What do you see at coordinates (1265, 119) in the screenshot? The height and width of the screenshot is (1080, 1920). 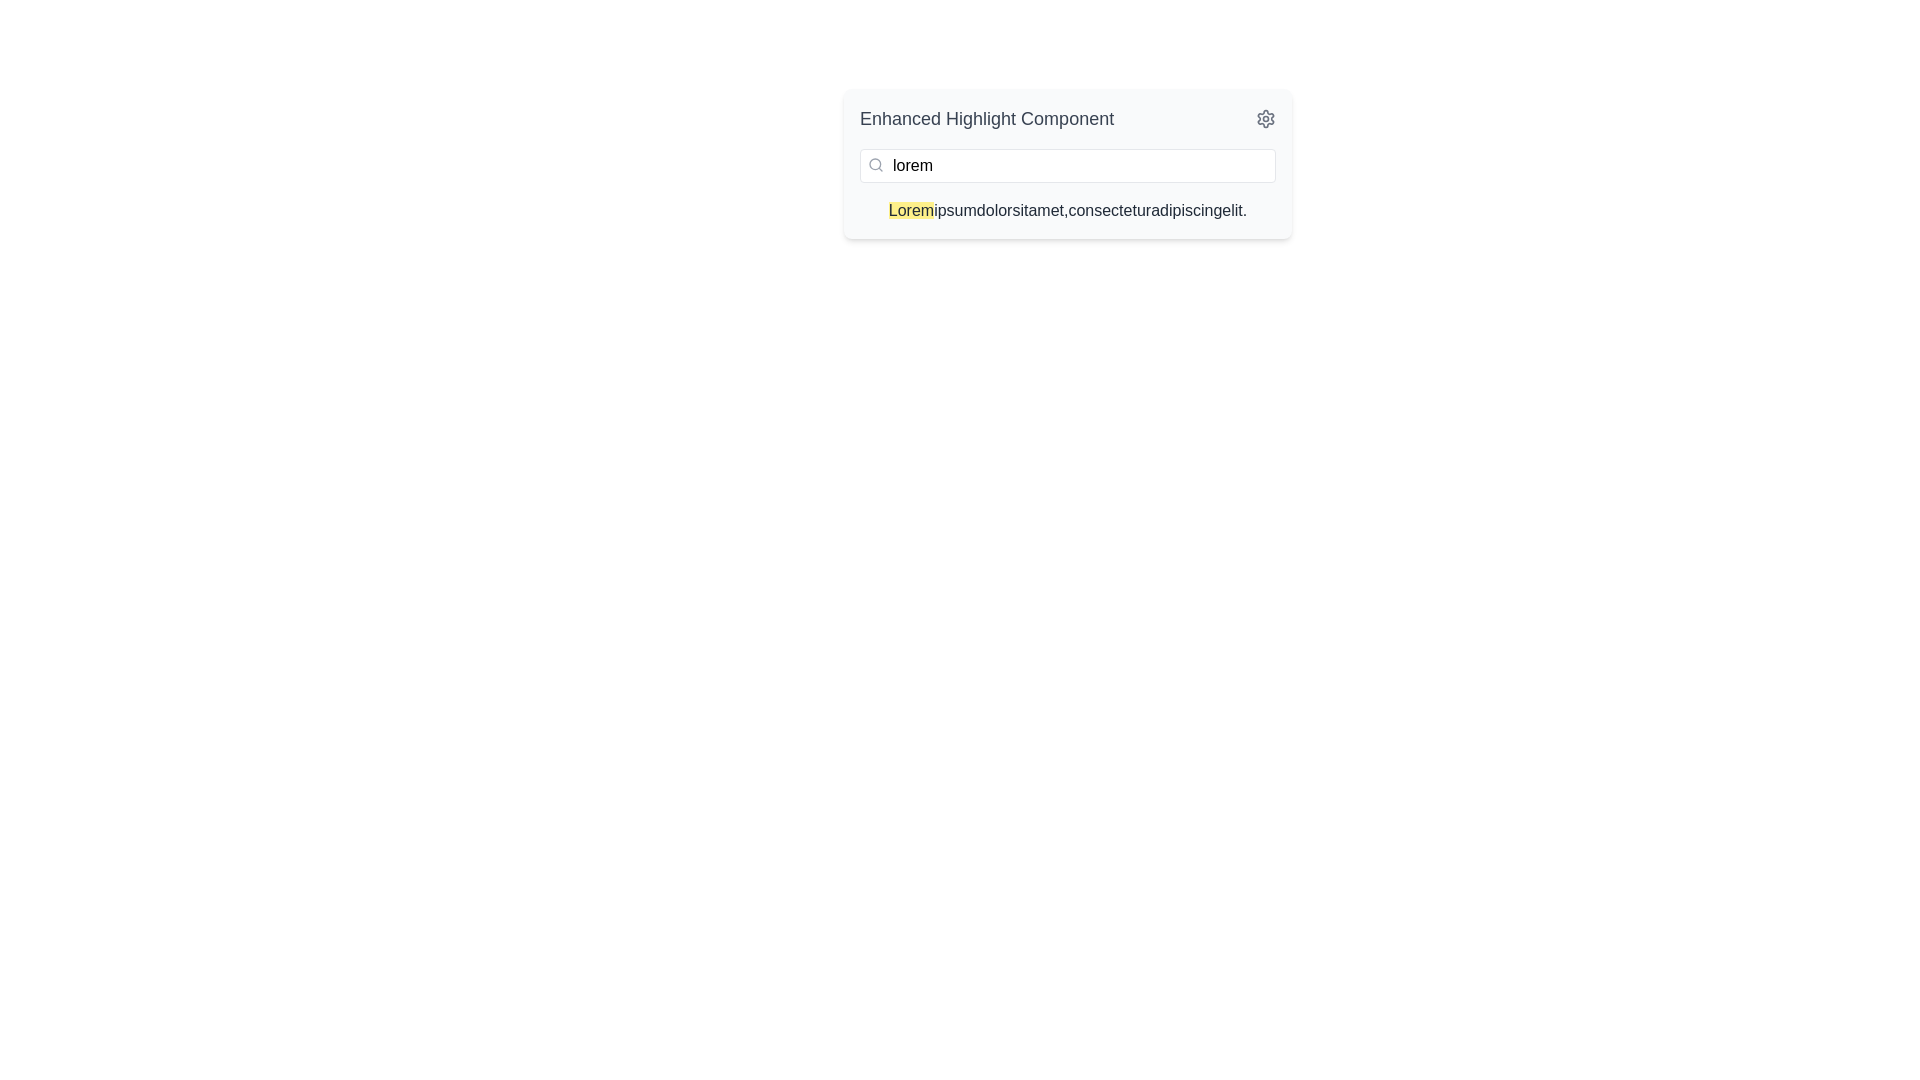 I see `the settings icon located at the top-right corner of the 'Enhanced Highlight Component' widget` at bounding box center [1265, 119].